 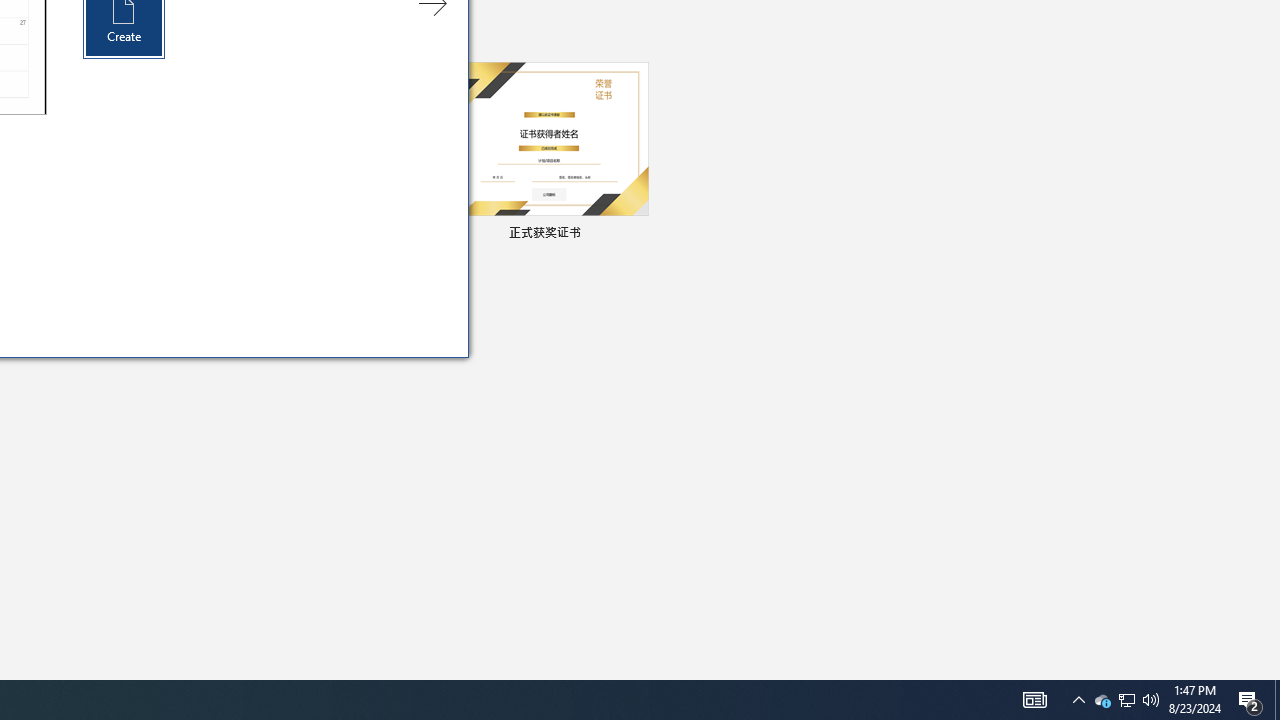 I want to click on 'Q2790: 100%', so click(x=1151, y=698).